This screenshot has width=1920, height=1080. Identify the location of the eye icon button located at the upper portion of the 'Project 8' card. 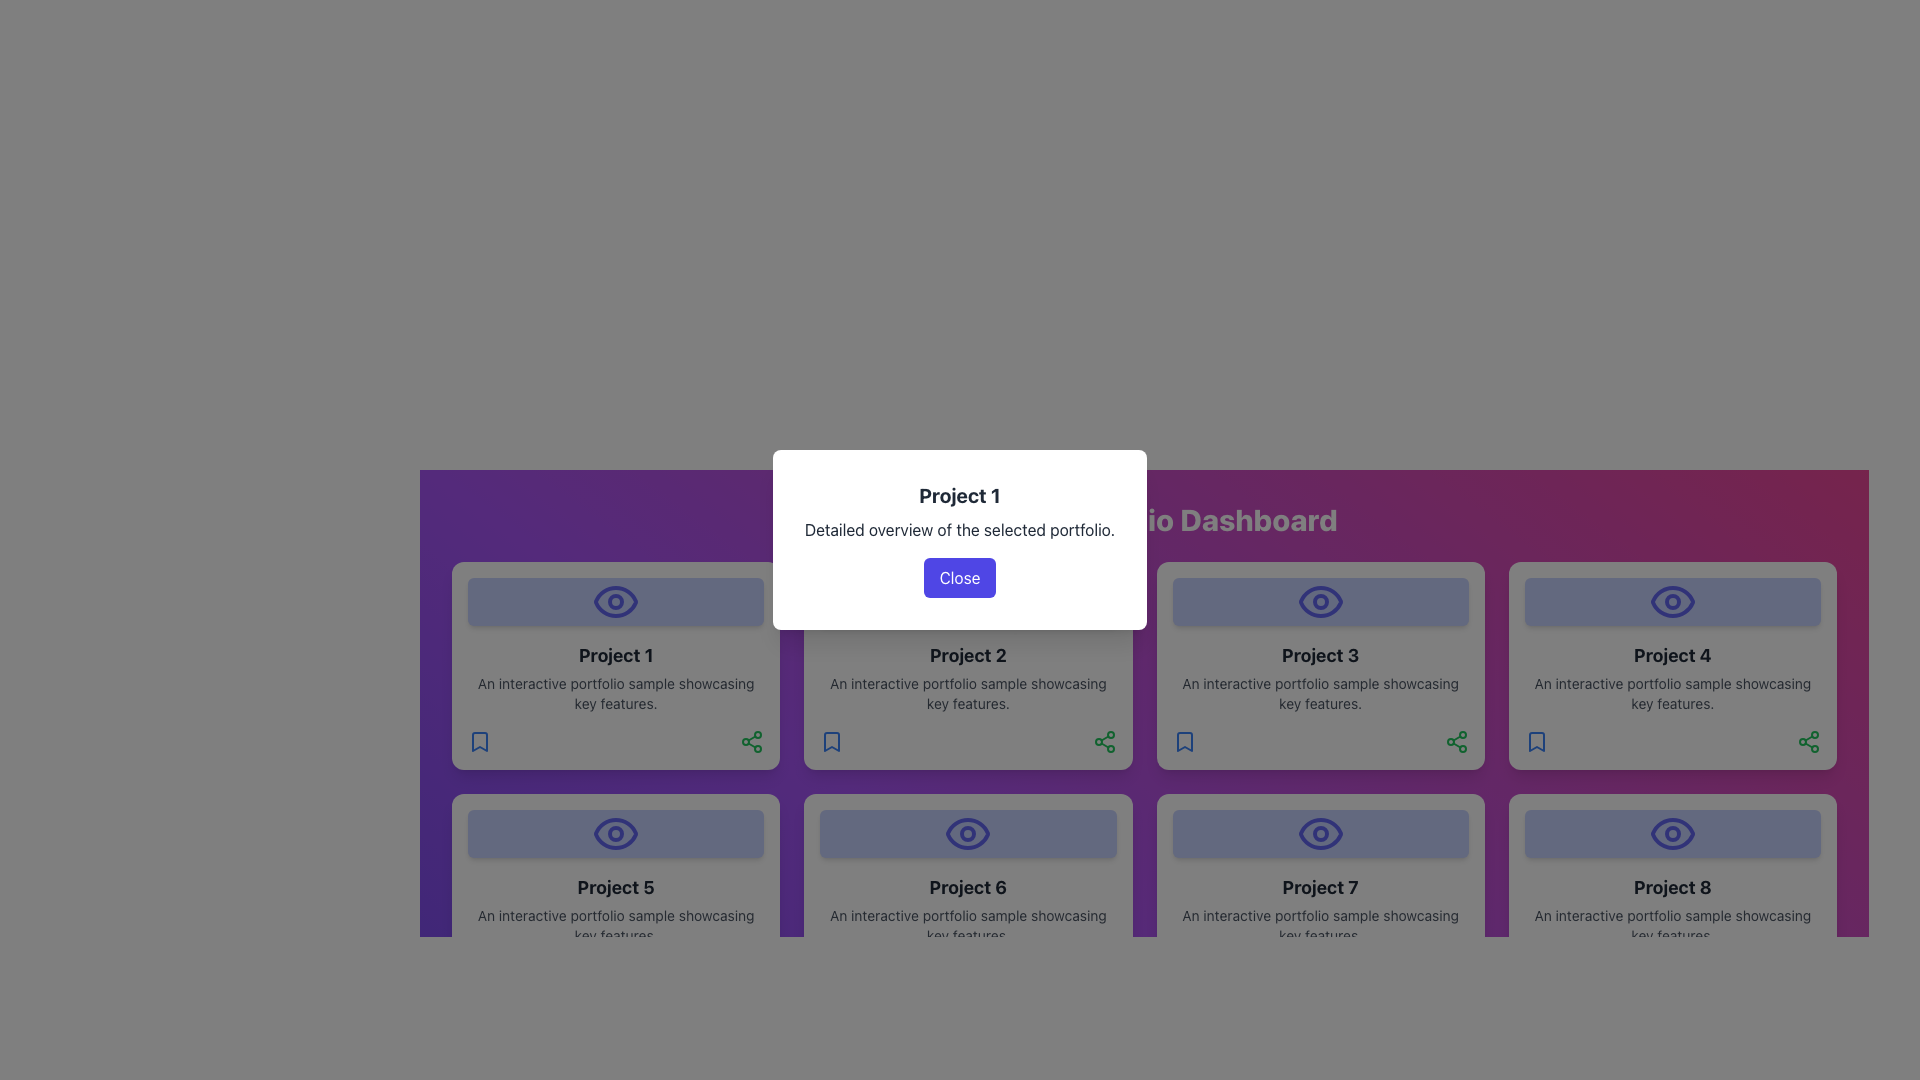
(1672, 833).